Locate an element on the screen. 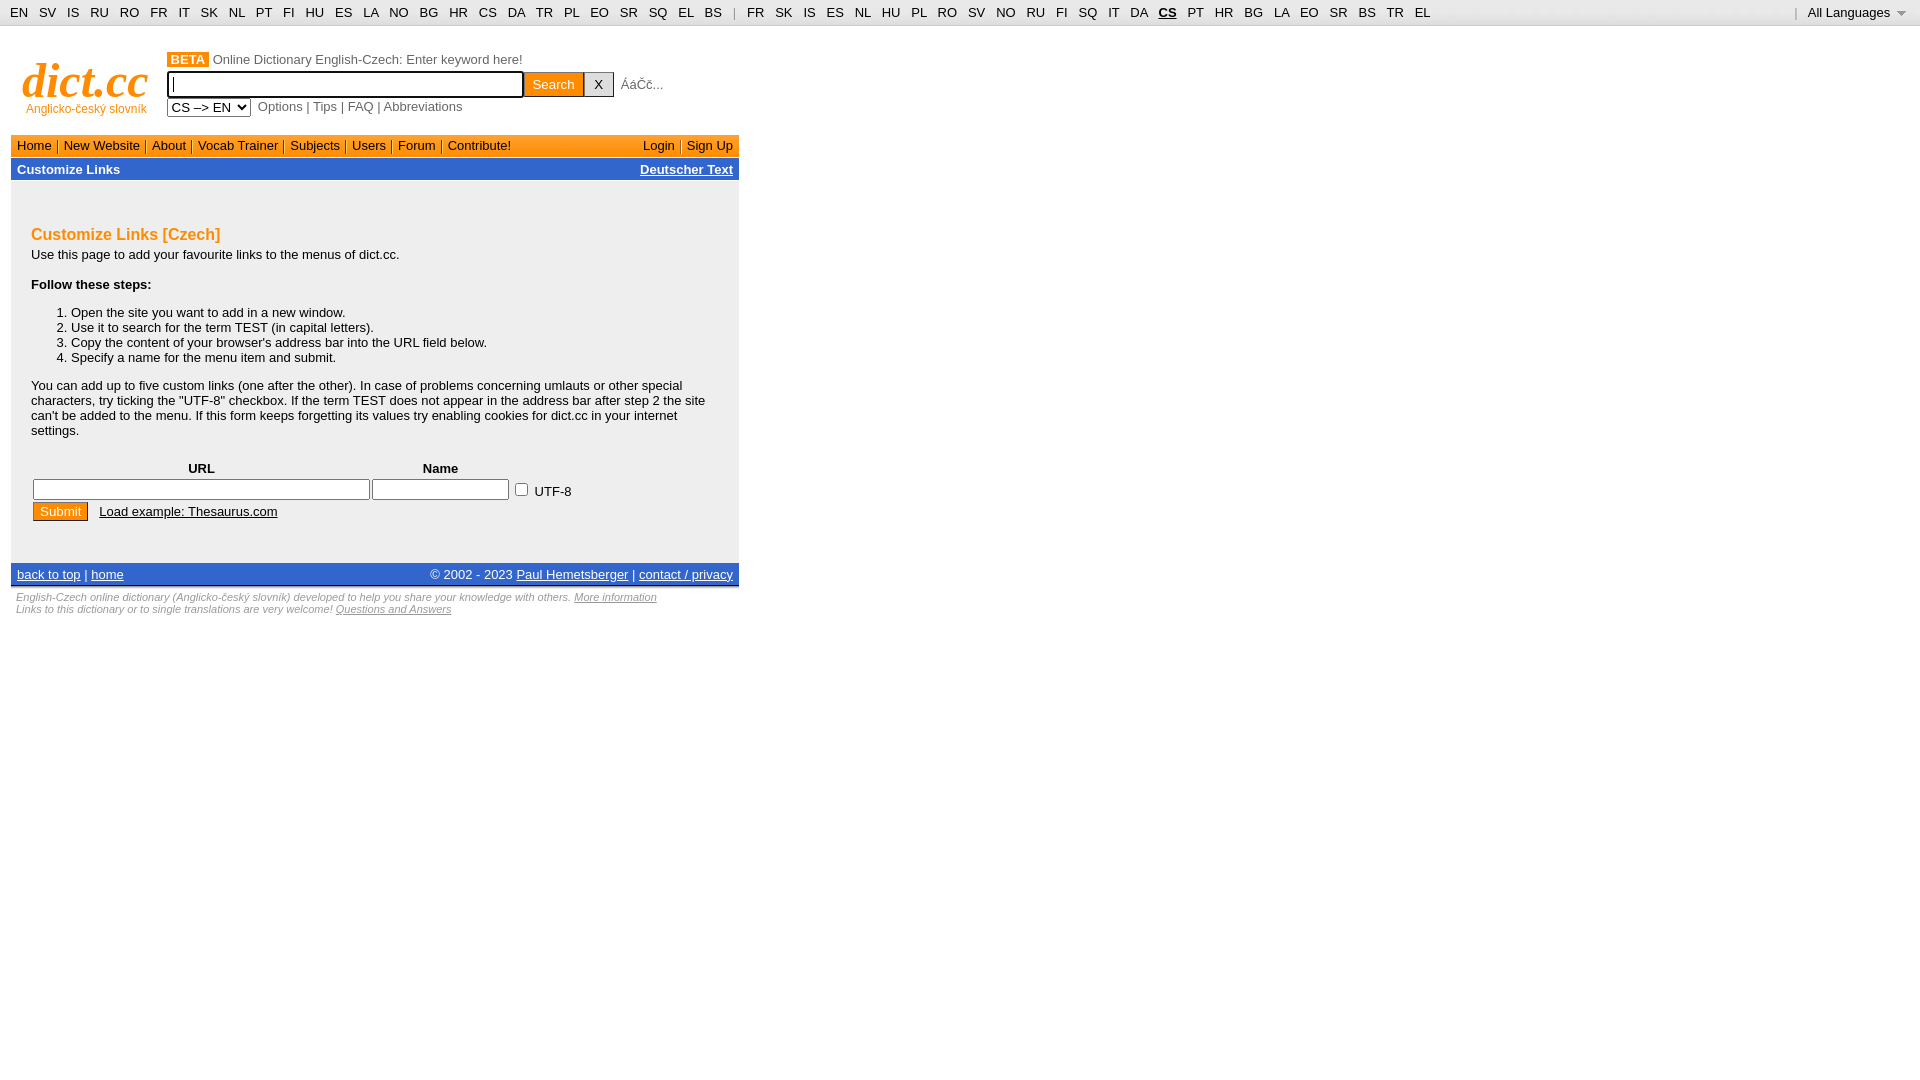  'All Languages ' is located at coordinates (1856, 12).